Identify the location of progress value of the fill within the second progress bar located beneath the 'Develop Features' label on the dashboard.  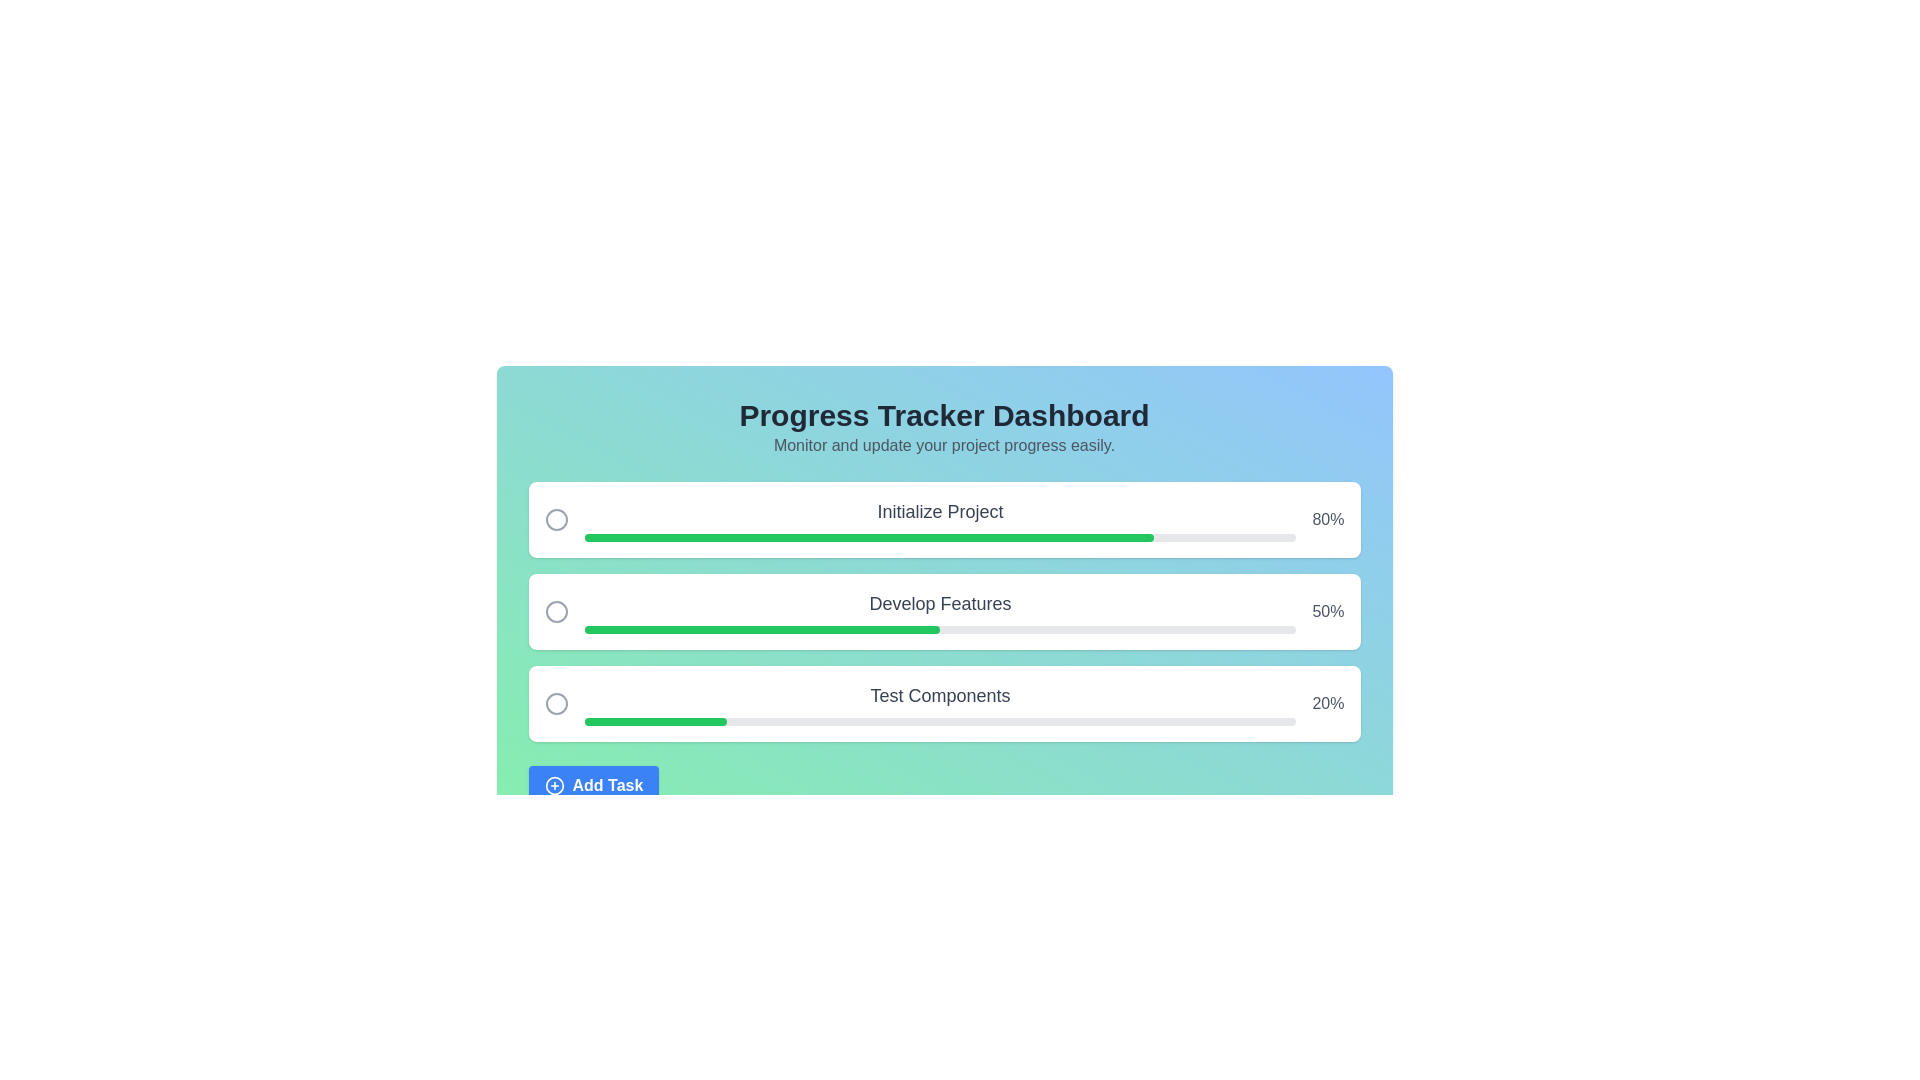
(761, 628).